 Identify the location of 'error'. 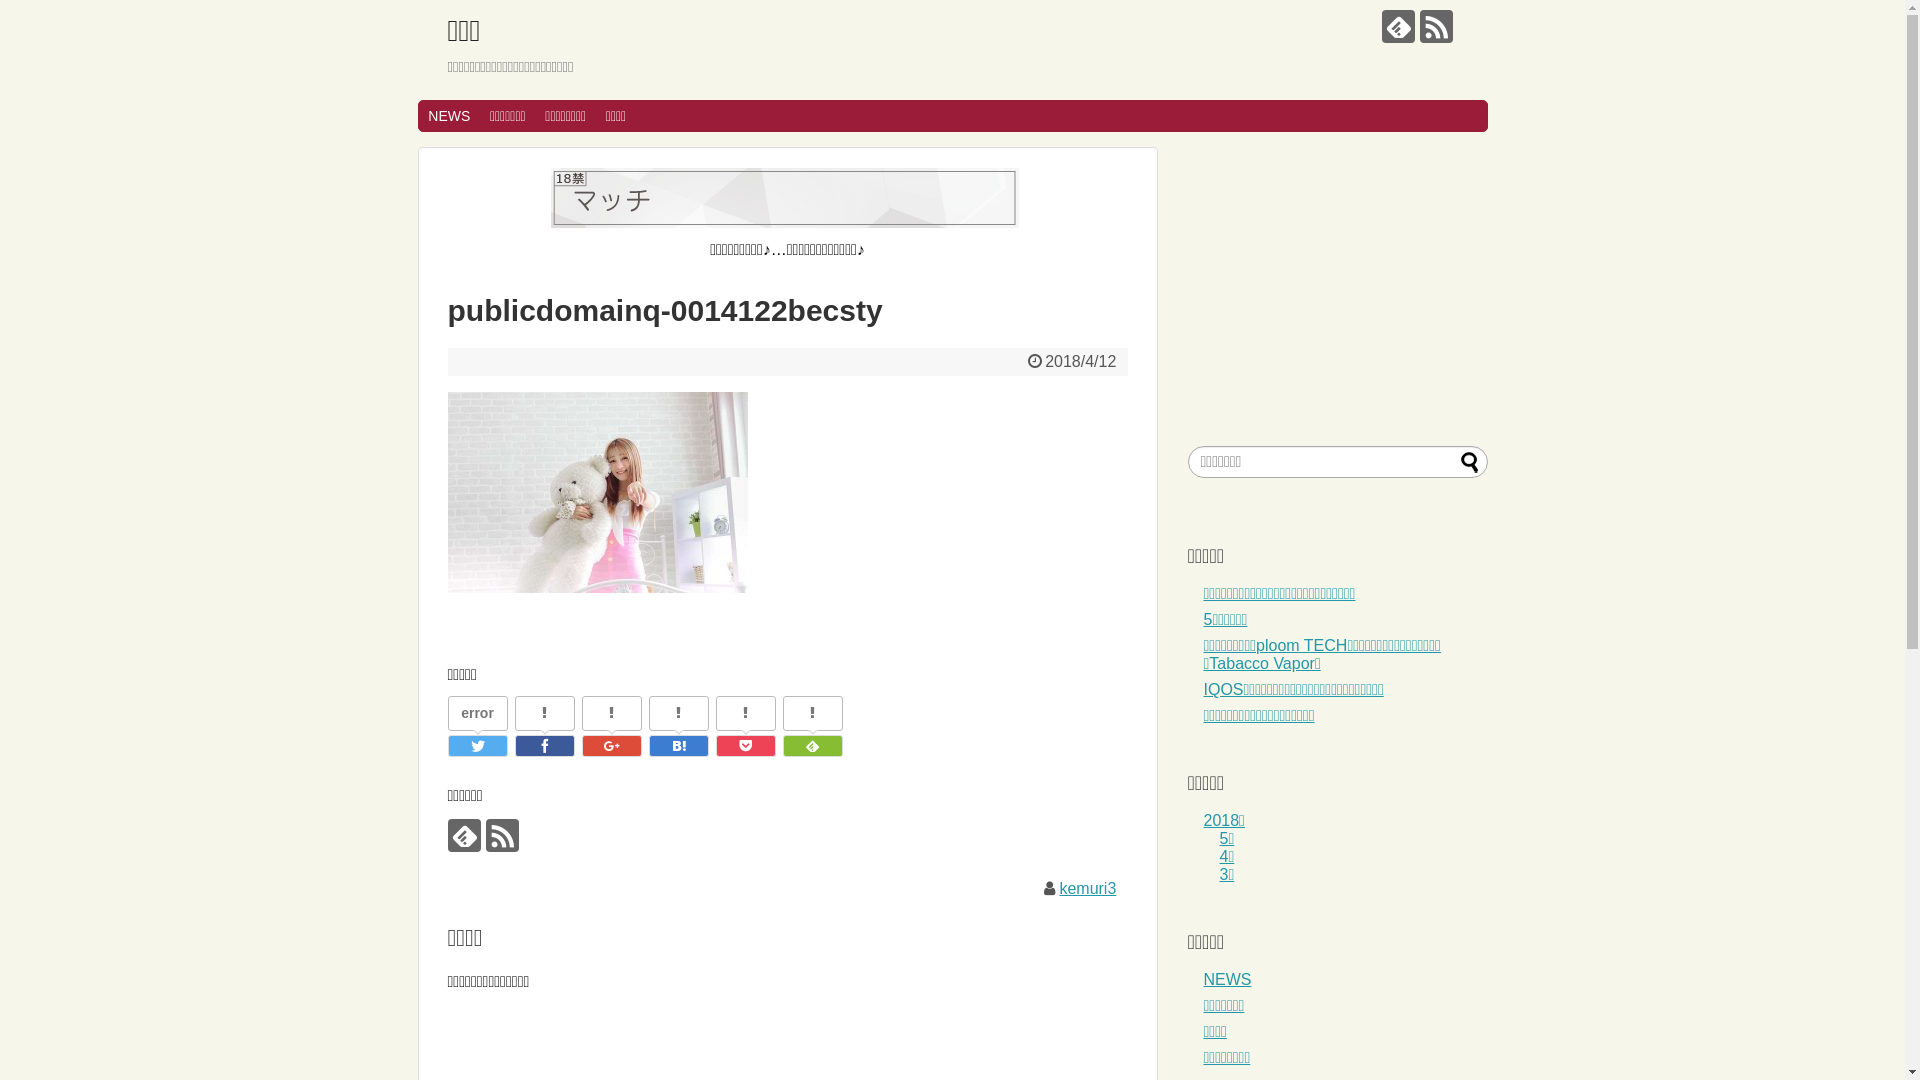
(475, 712).